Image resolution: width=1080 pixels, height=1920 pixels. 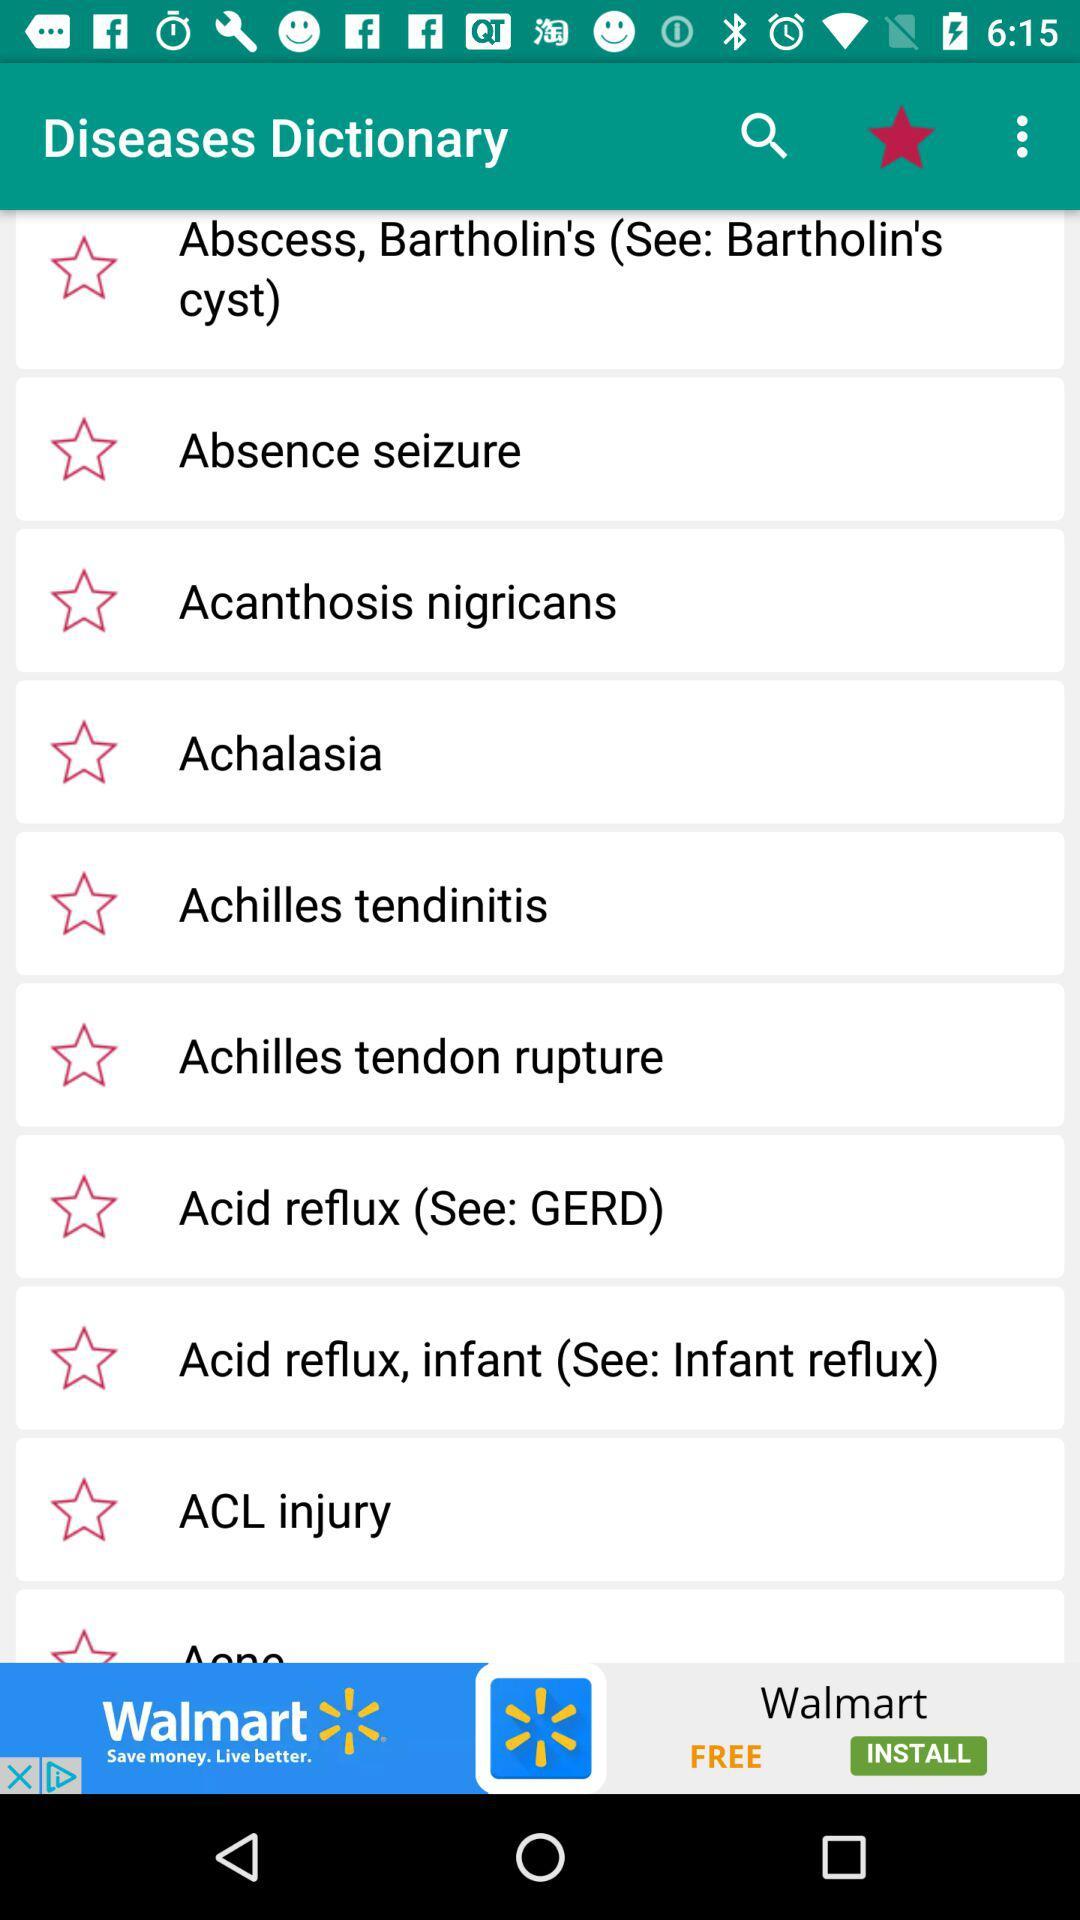 What do you see at coordinates (83, 901) in the screenshot?
I see `dictionary entry` at bounding box center [83, 901].